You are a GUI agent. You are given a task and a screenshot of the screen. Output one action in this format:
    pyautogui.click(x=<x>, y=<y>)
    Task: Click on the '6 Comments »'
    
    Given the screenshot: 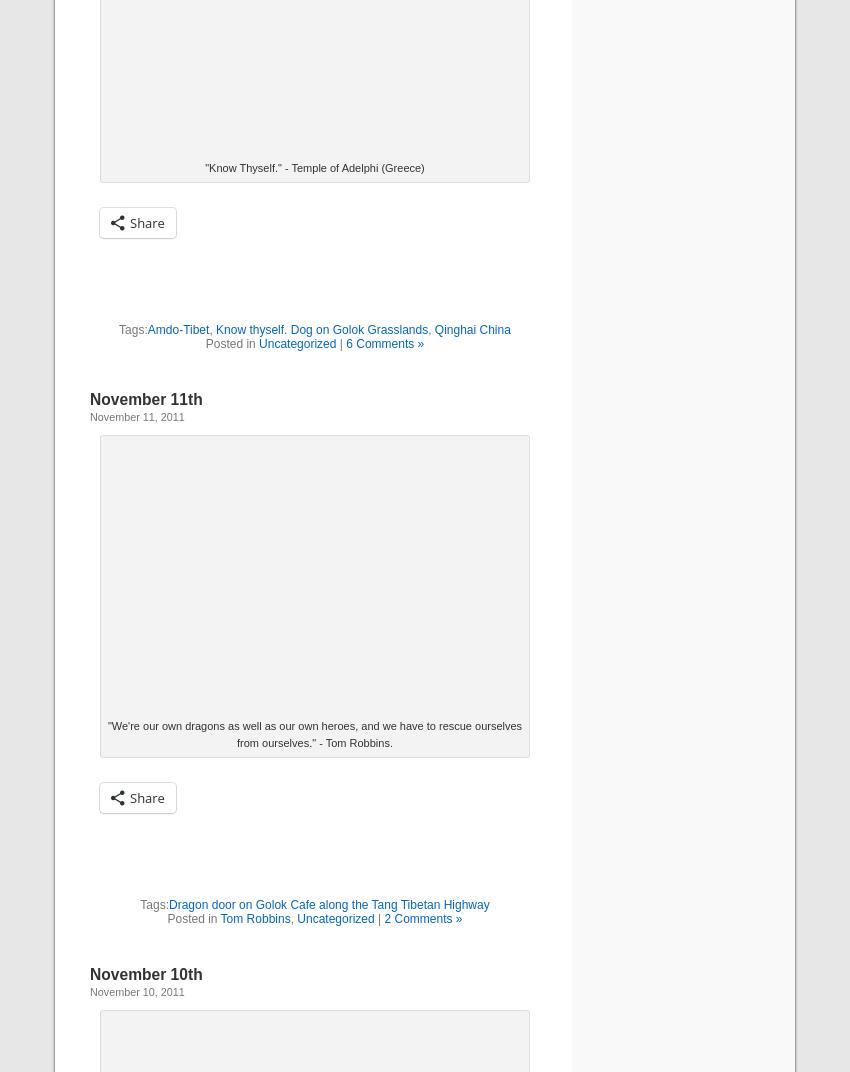 What is the action you would take?
    pyautogui.click(x=384, y=343)
    